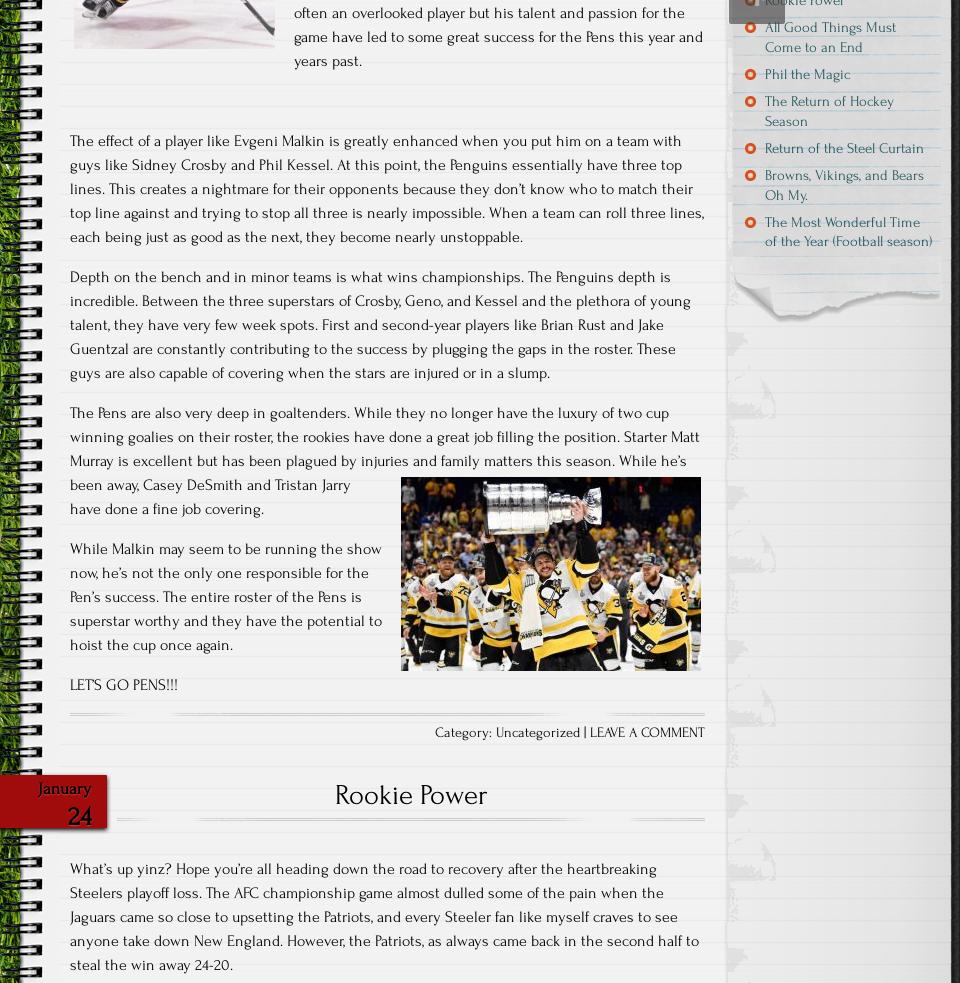 The image size is (960, 983). What do you see at coordinates (829, 109) in the screenshot?
I see `'The Return of Hockey Season'` at bounding box center [829, 109].